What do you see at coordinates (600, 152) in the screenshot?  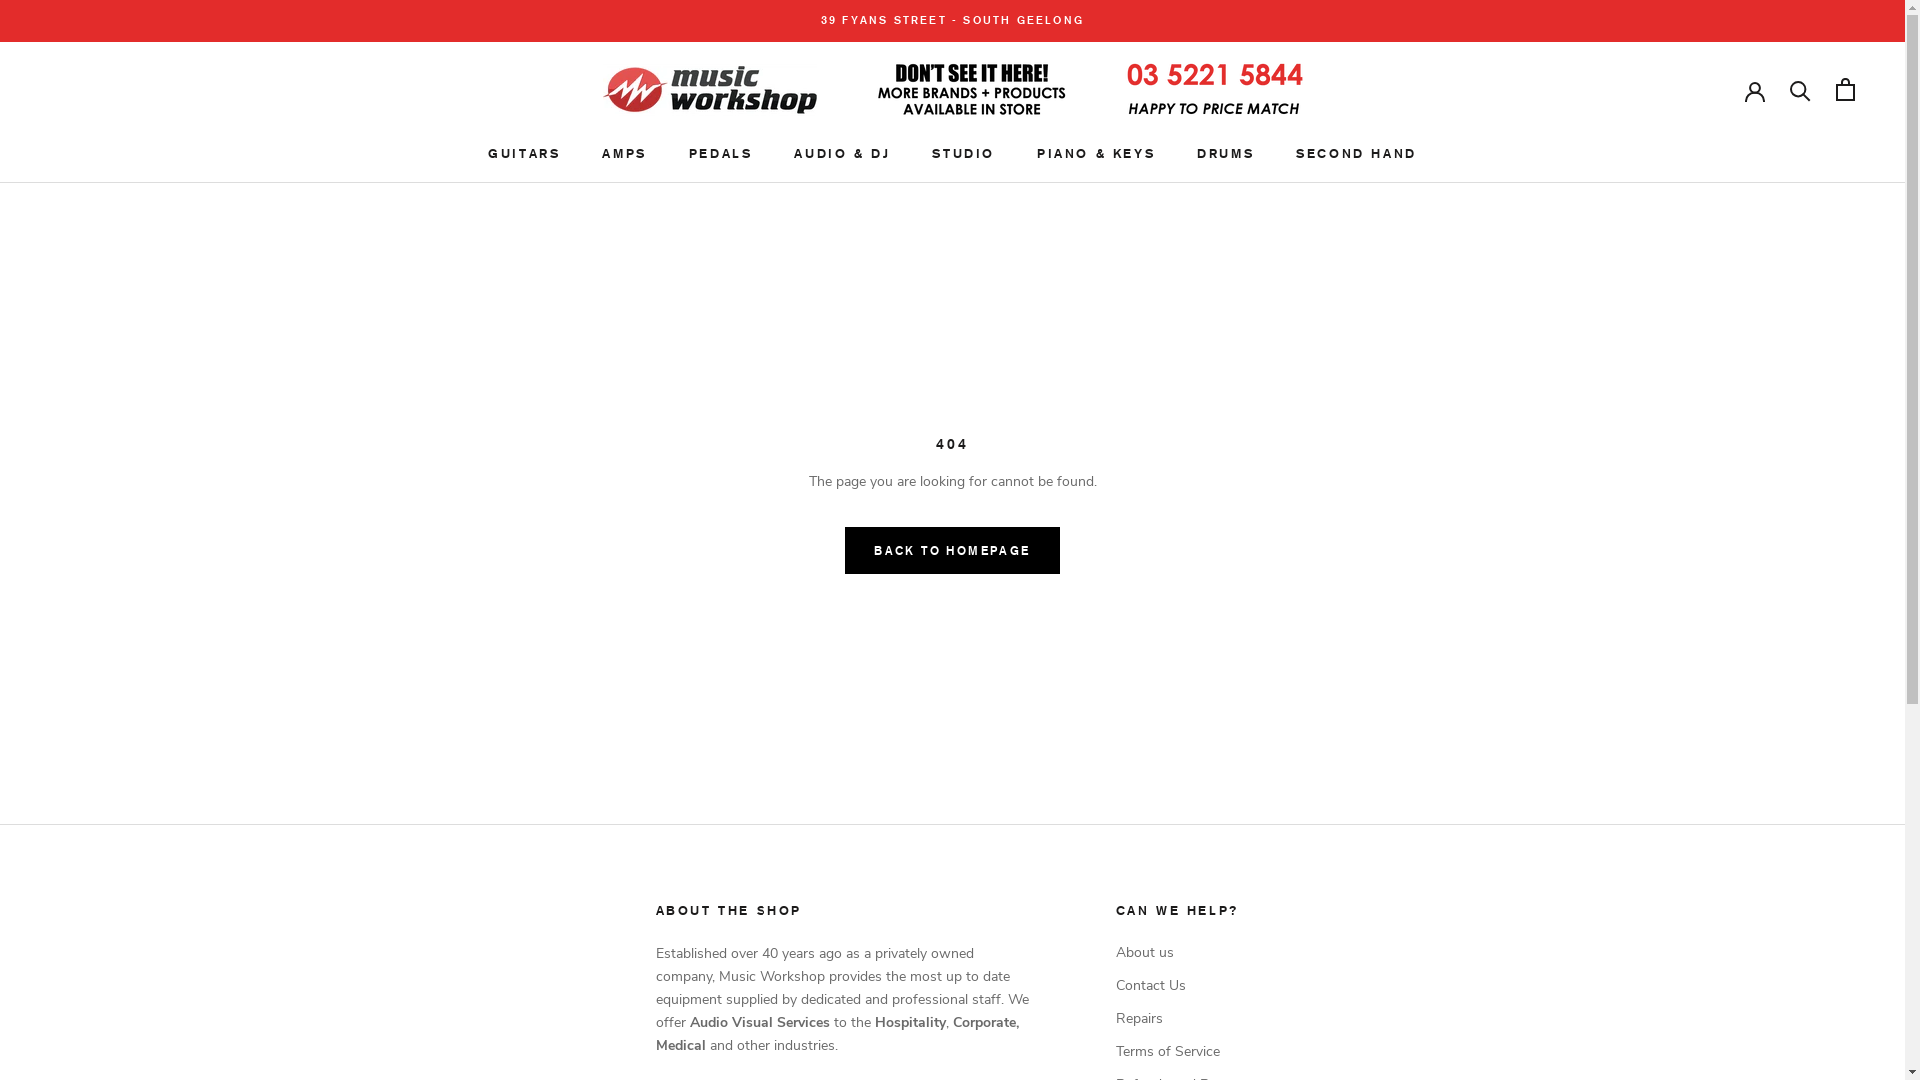 I see `'AMPS'` at bounding box center [600, 152].